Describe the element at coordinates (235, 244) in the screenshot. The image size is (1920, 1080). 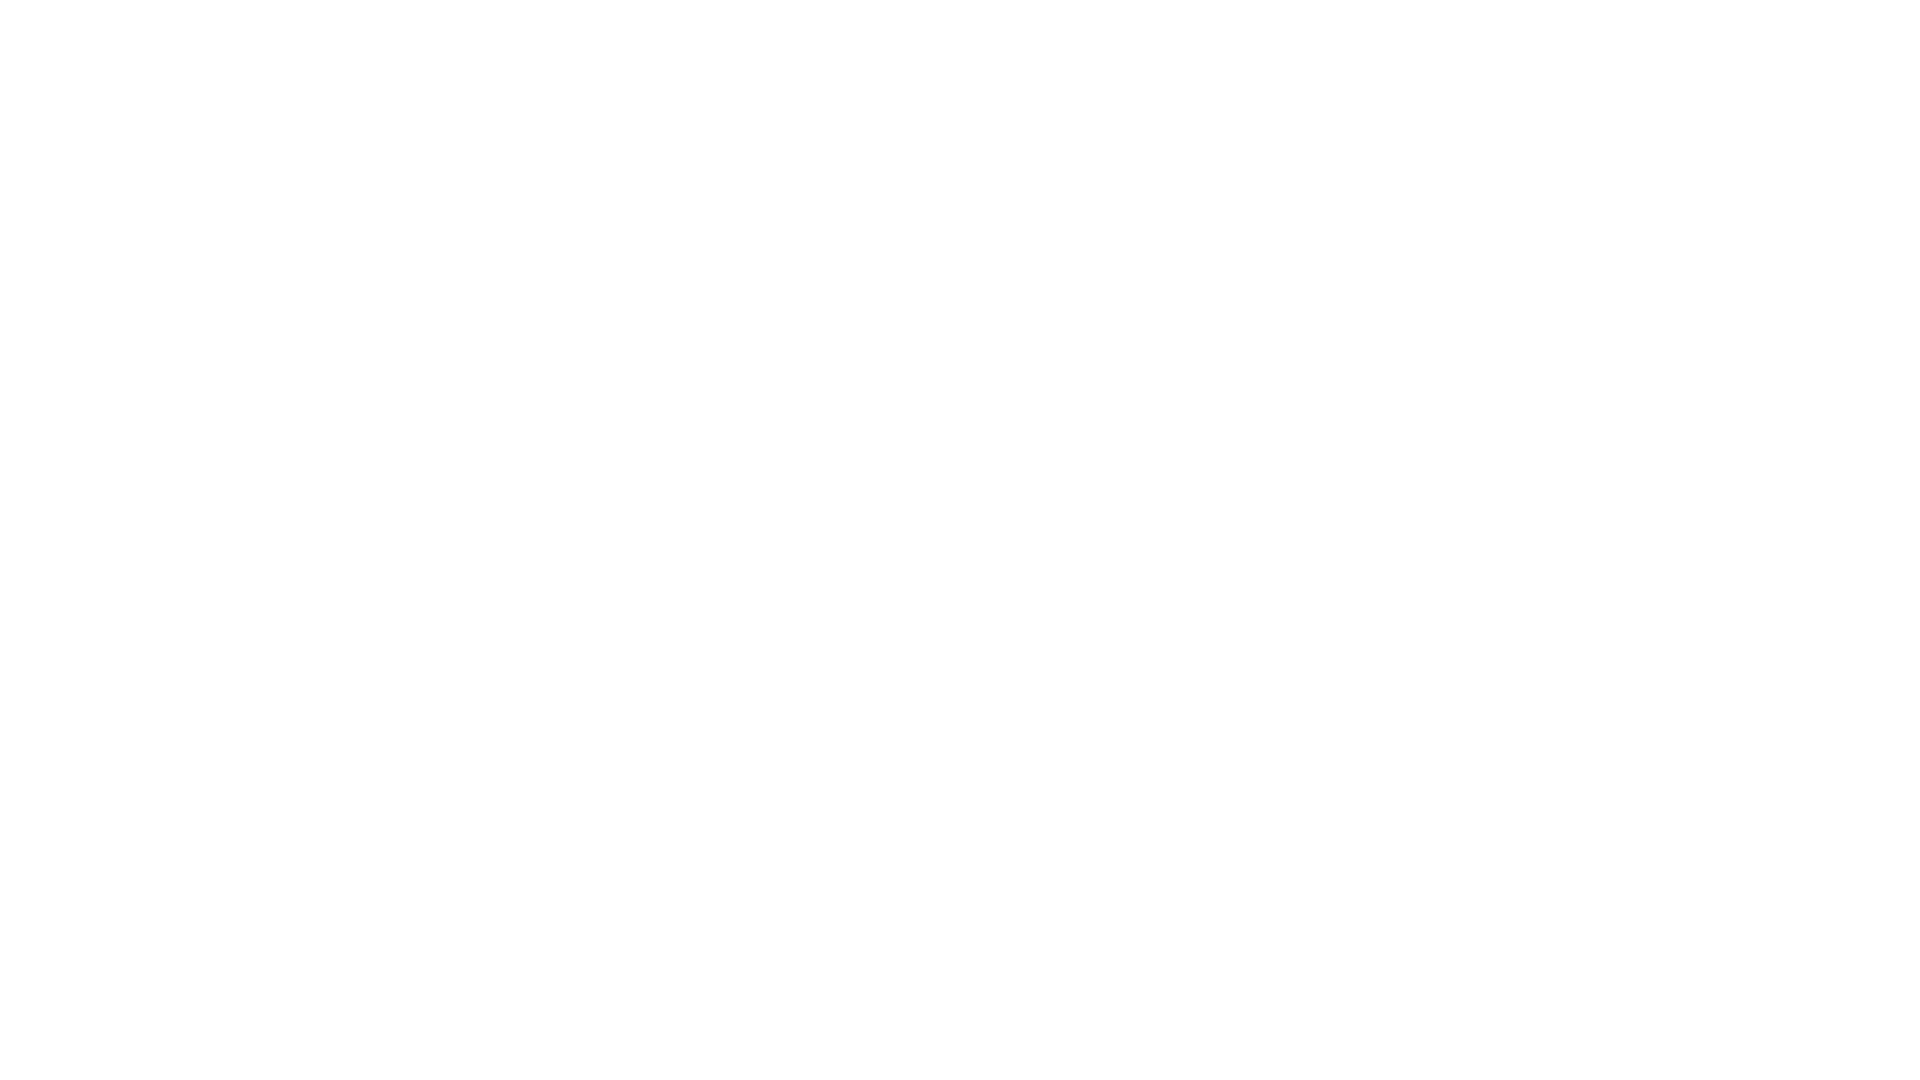
I see `Mihaela C. Ion` at that location.